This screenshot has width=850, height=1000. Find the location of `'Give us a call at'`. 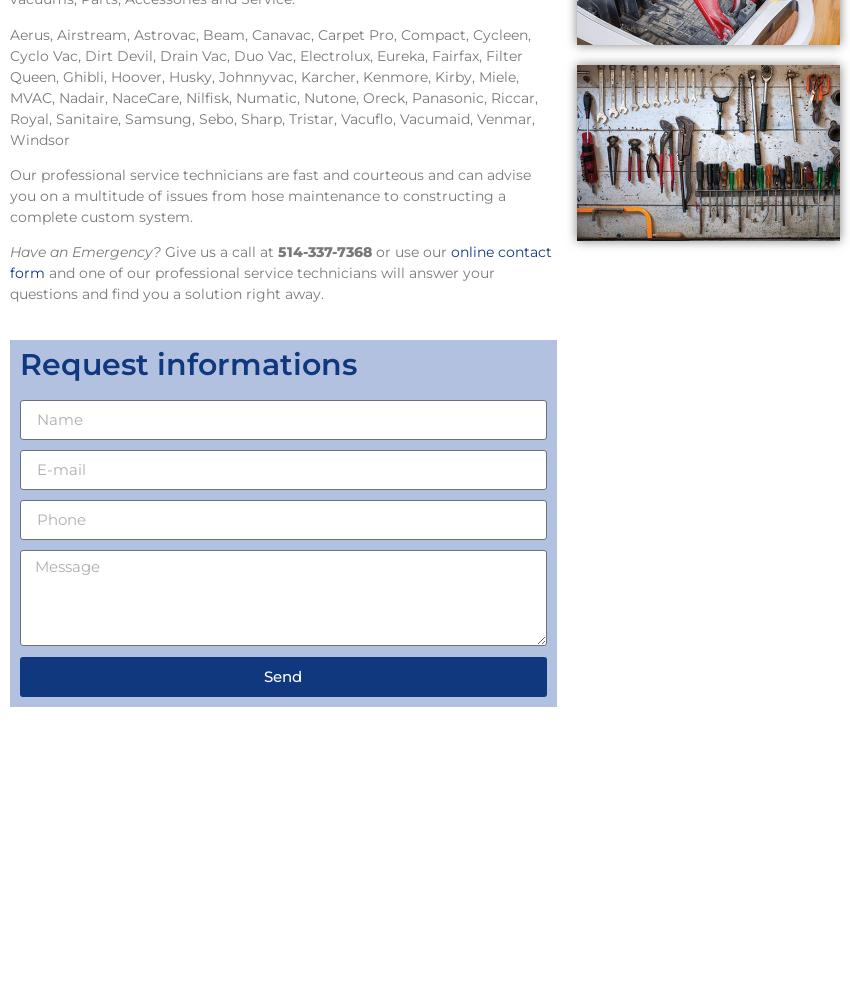

'Give us a call at' is located at coordinates (219, 252).